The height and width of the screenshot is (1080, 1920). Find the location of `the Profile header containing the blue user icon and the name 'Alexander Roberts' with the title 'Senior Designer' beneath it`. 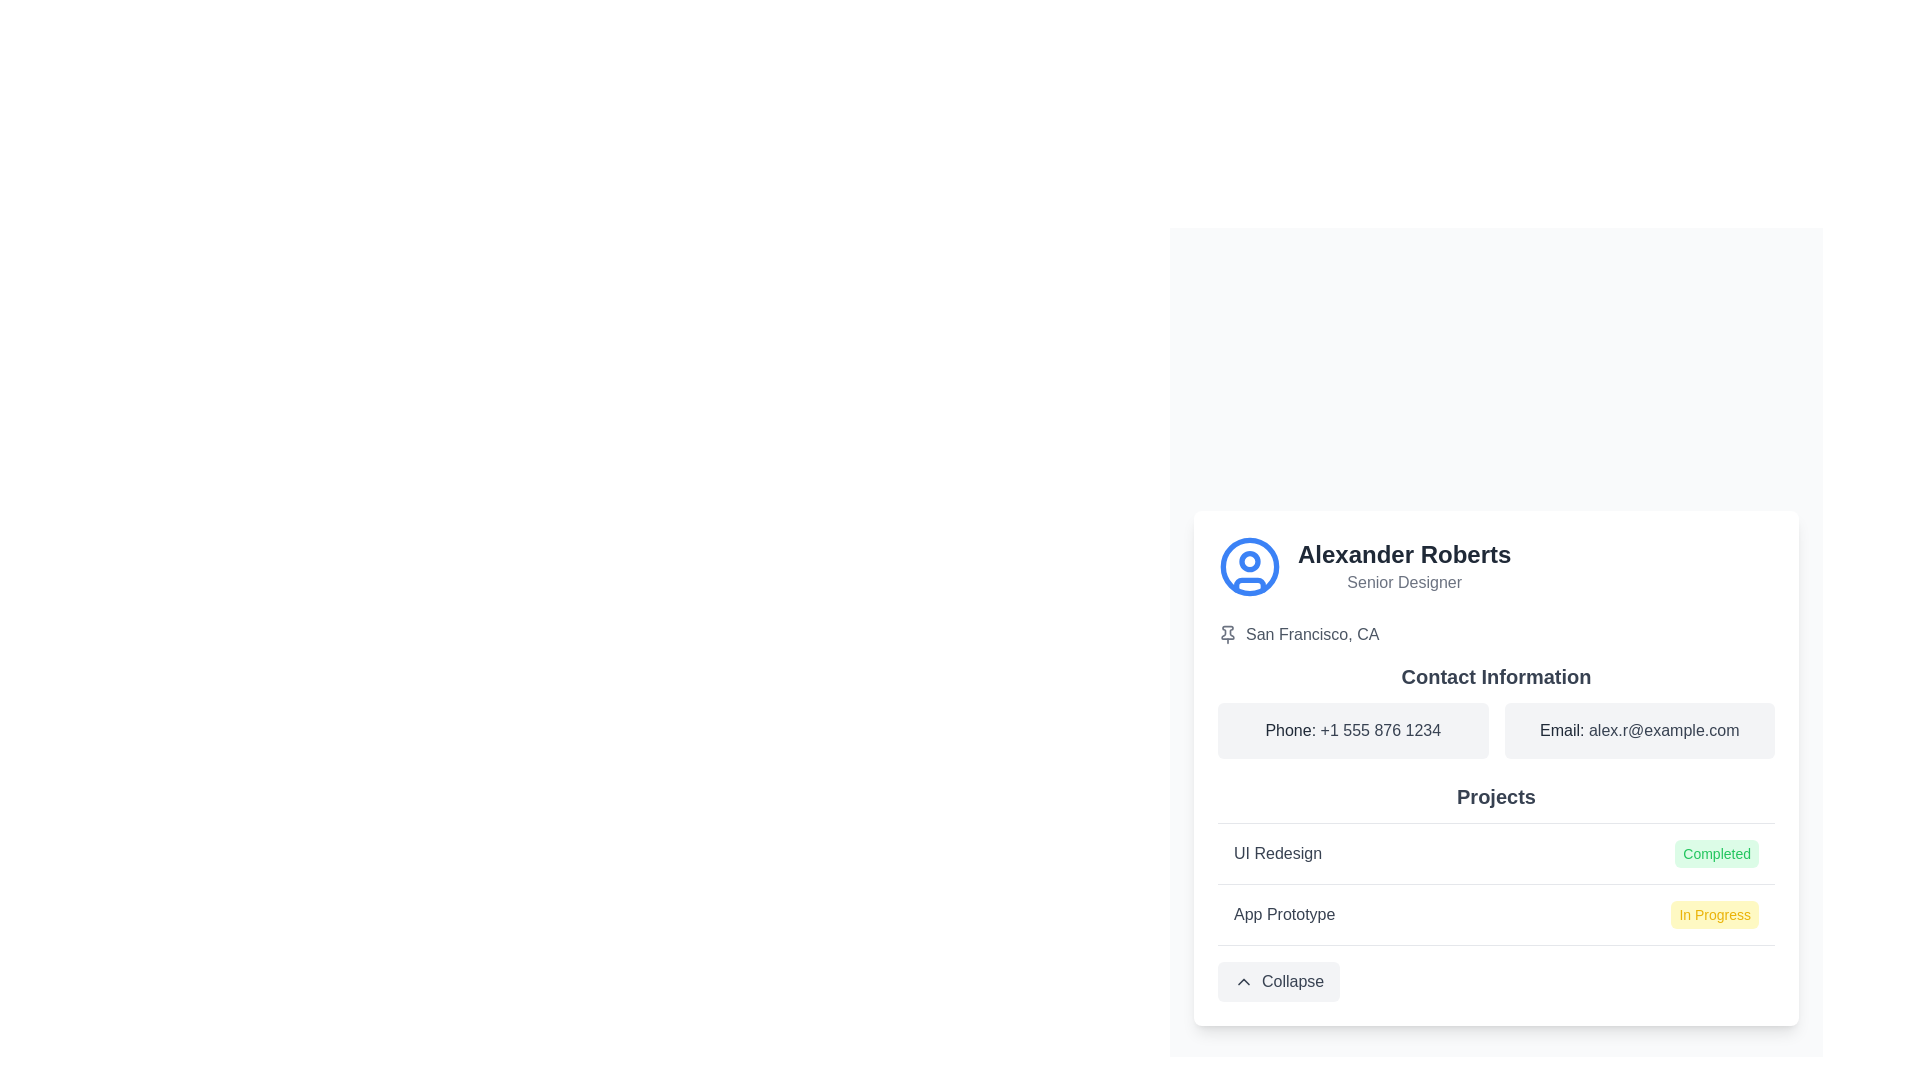

the Profile header containing the blue user icon and the name 'Alexander Roberts' with the title 'Senior Designer' beneath it is located at coordinates (1496, 566).